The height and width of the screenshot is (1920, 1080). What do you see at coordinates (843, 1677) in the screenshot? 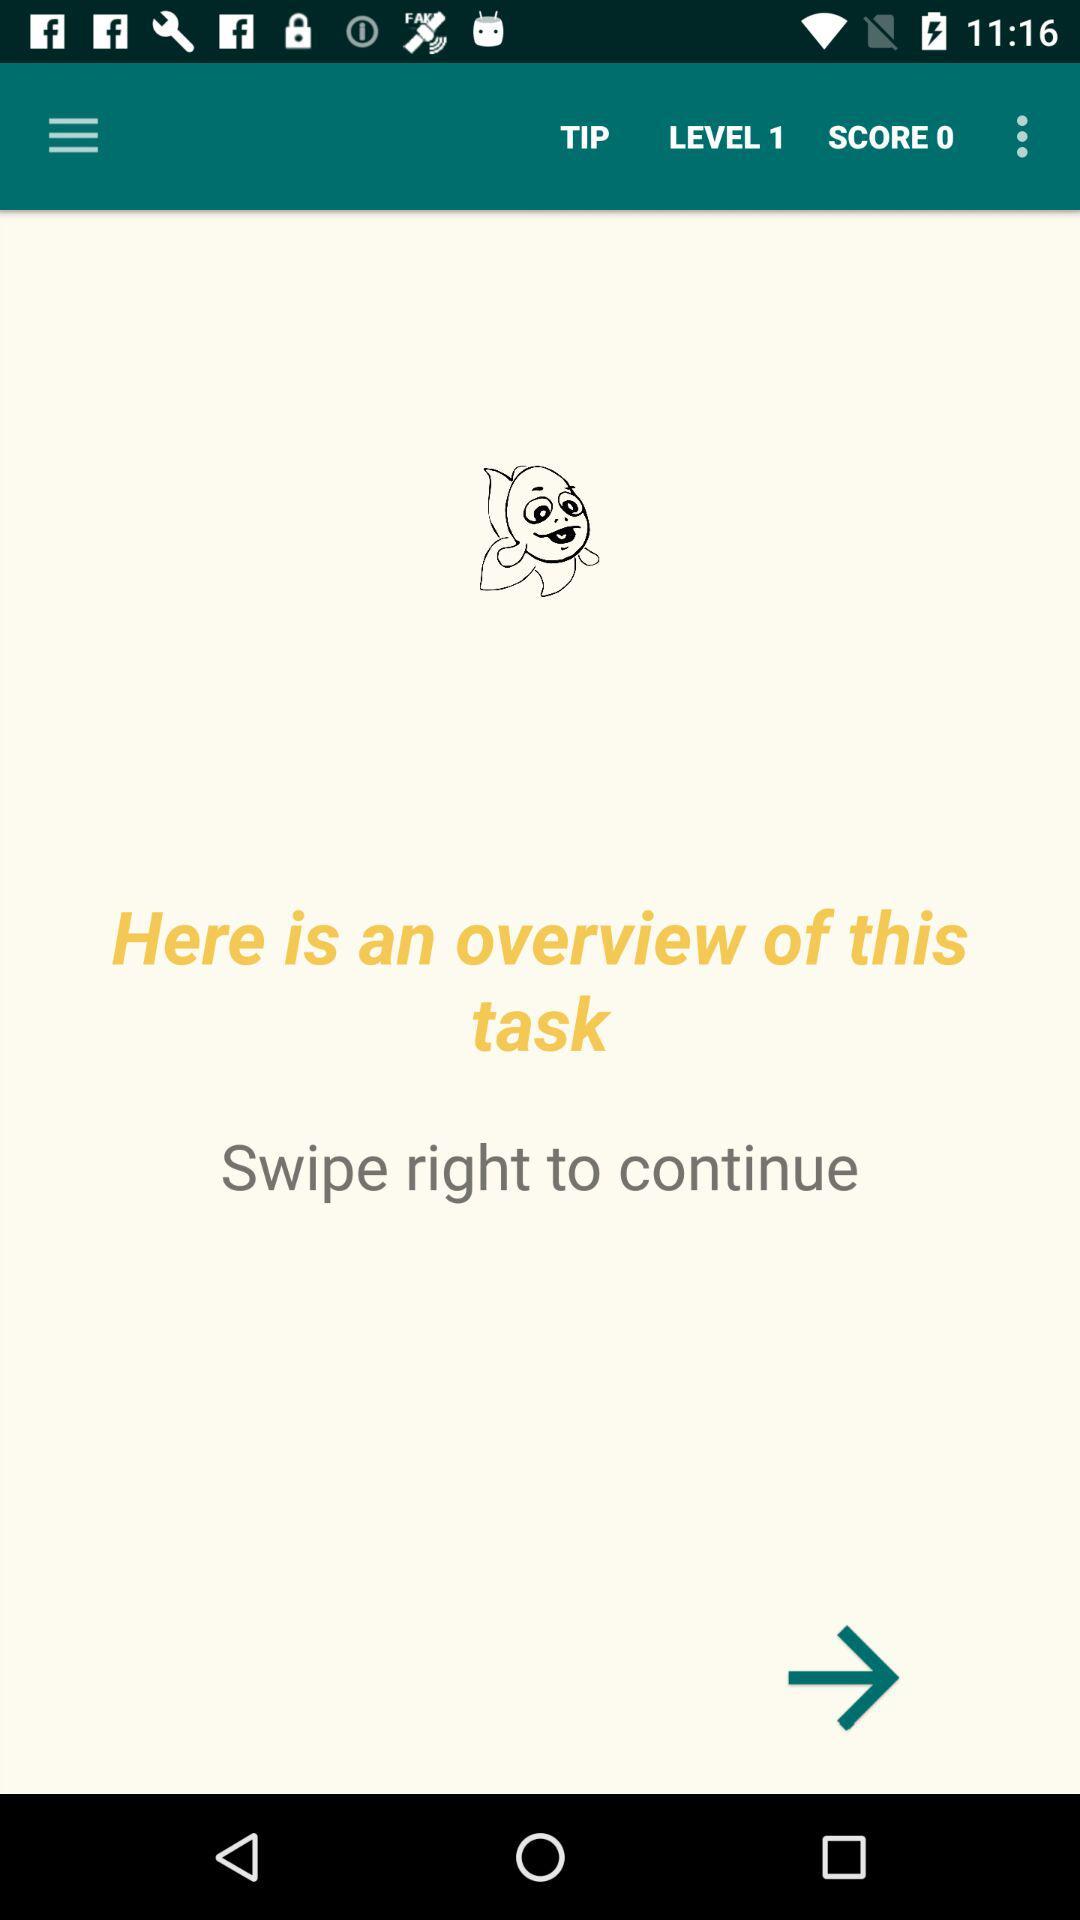
I see `the arrow_forward icon` at bounding box center [843, 1677].